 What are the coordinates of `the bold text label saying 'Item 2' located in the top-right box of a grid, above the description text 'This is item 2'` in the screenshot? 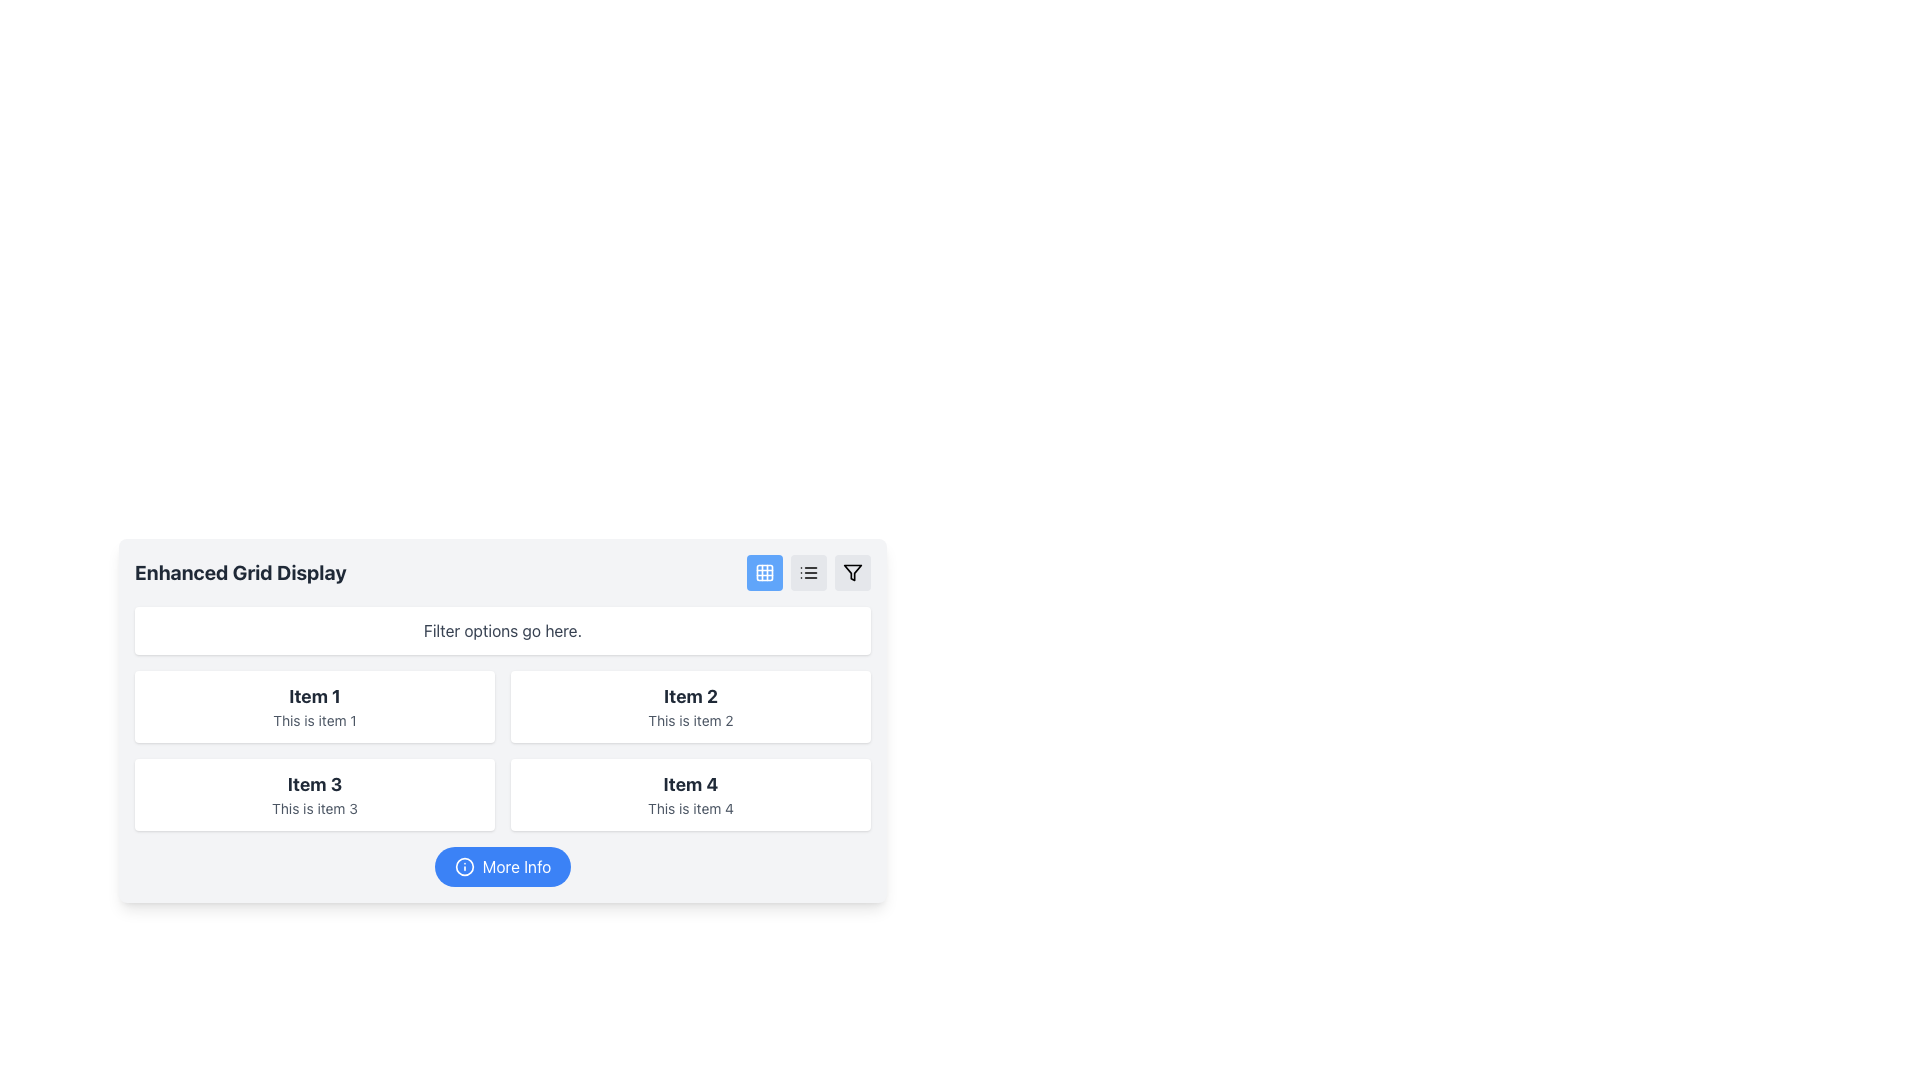 It's located at (691, 696).